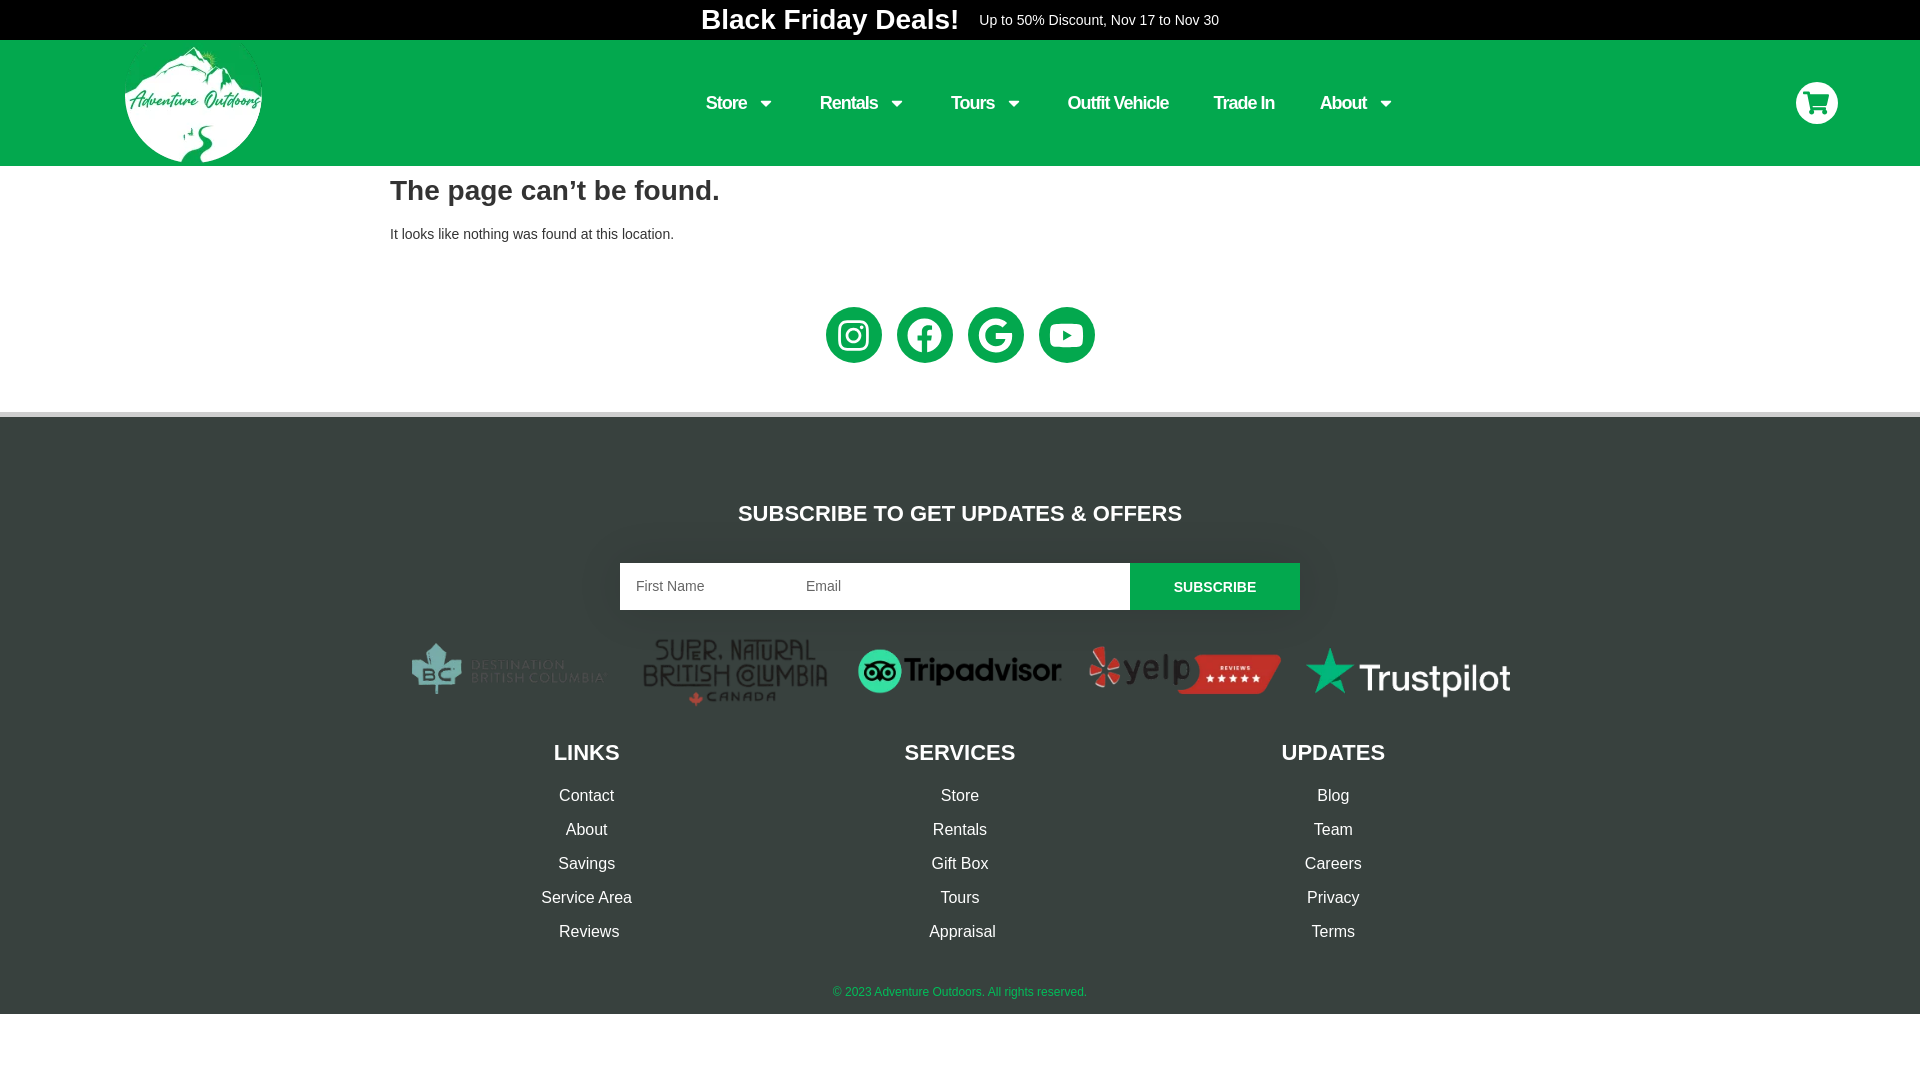 The image size is (1920, 1080). What do you see at coordinates (958, 897) in the screenshot?
I see `'Tours'` at bounding box center [958, 897].